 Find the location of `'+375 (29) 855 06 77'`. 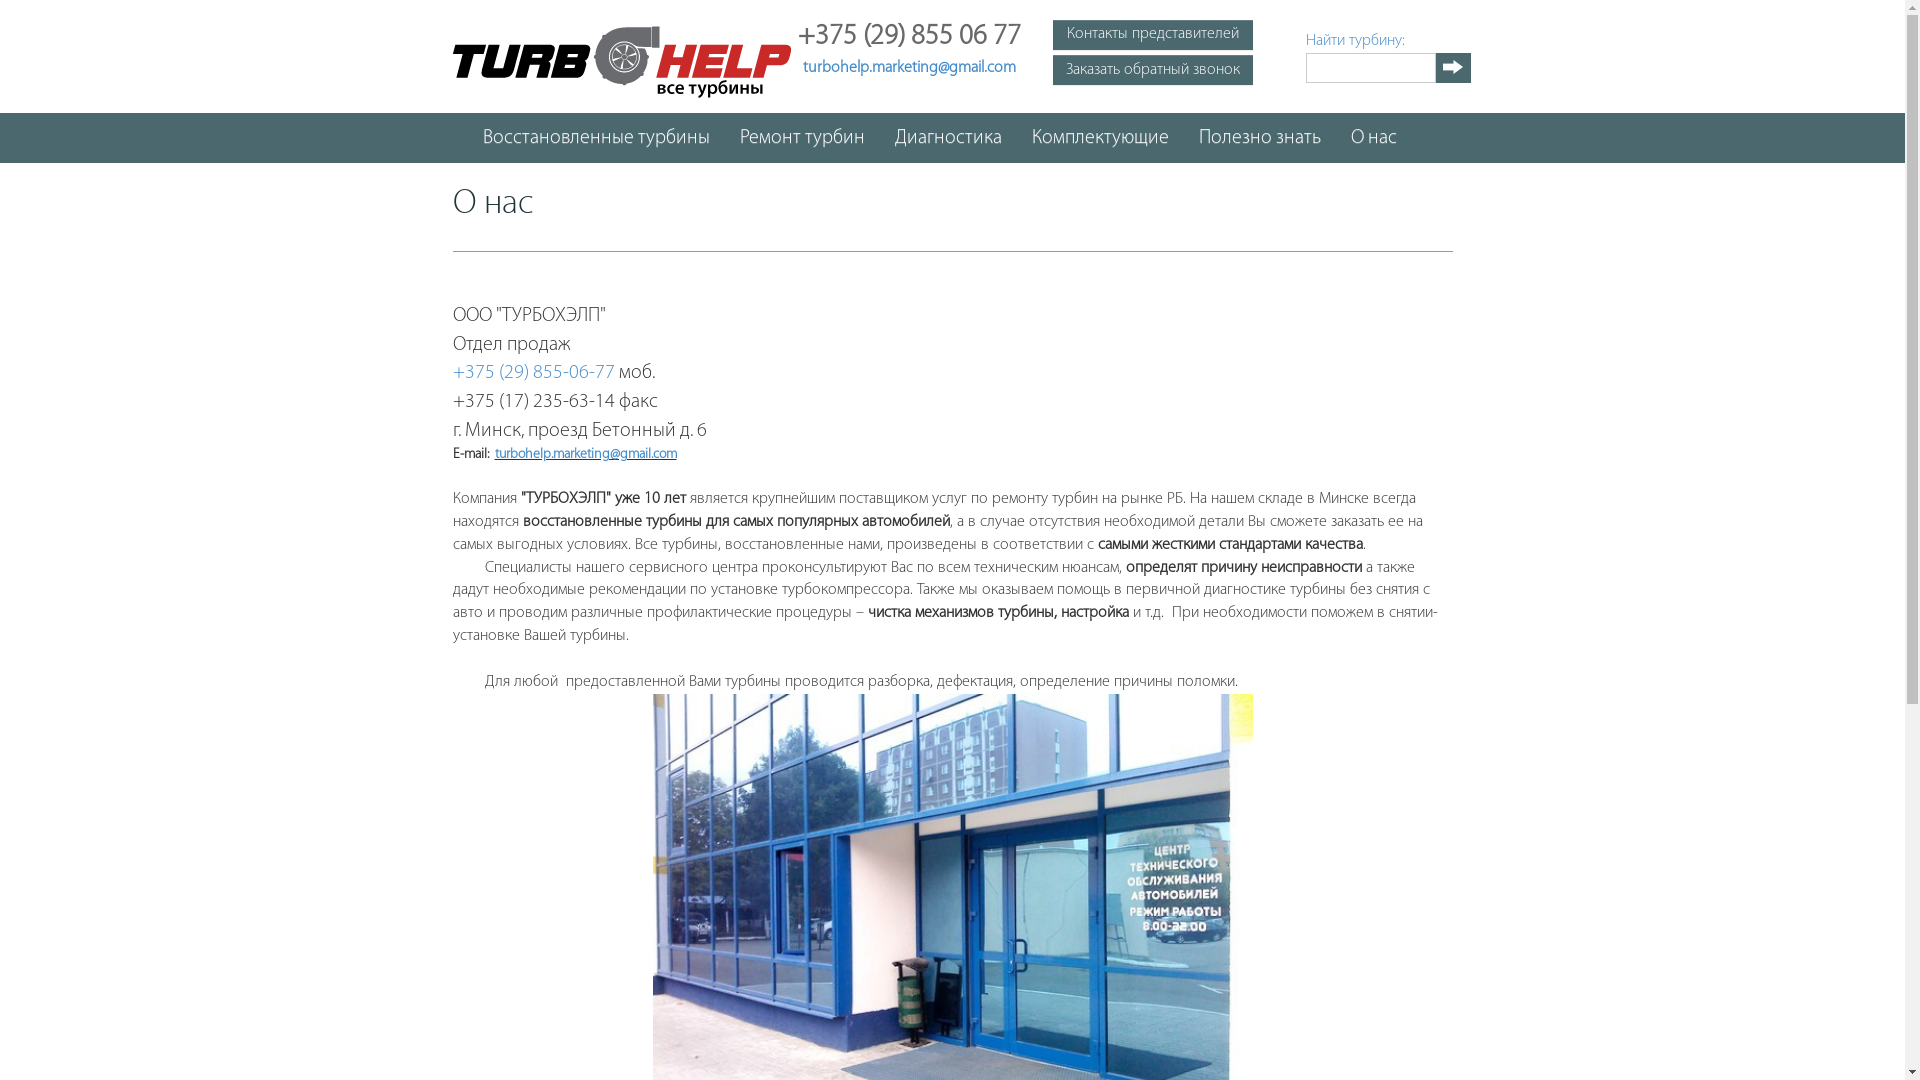

'+375 (29) 855 06 77' is located at coordinates (908, 40).